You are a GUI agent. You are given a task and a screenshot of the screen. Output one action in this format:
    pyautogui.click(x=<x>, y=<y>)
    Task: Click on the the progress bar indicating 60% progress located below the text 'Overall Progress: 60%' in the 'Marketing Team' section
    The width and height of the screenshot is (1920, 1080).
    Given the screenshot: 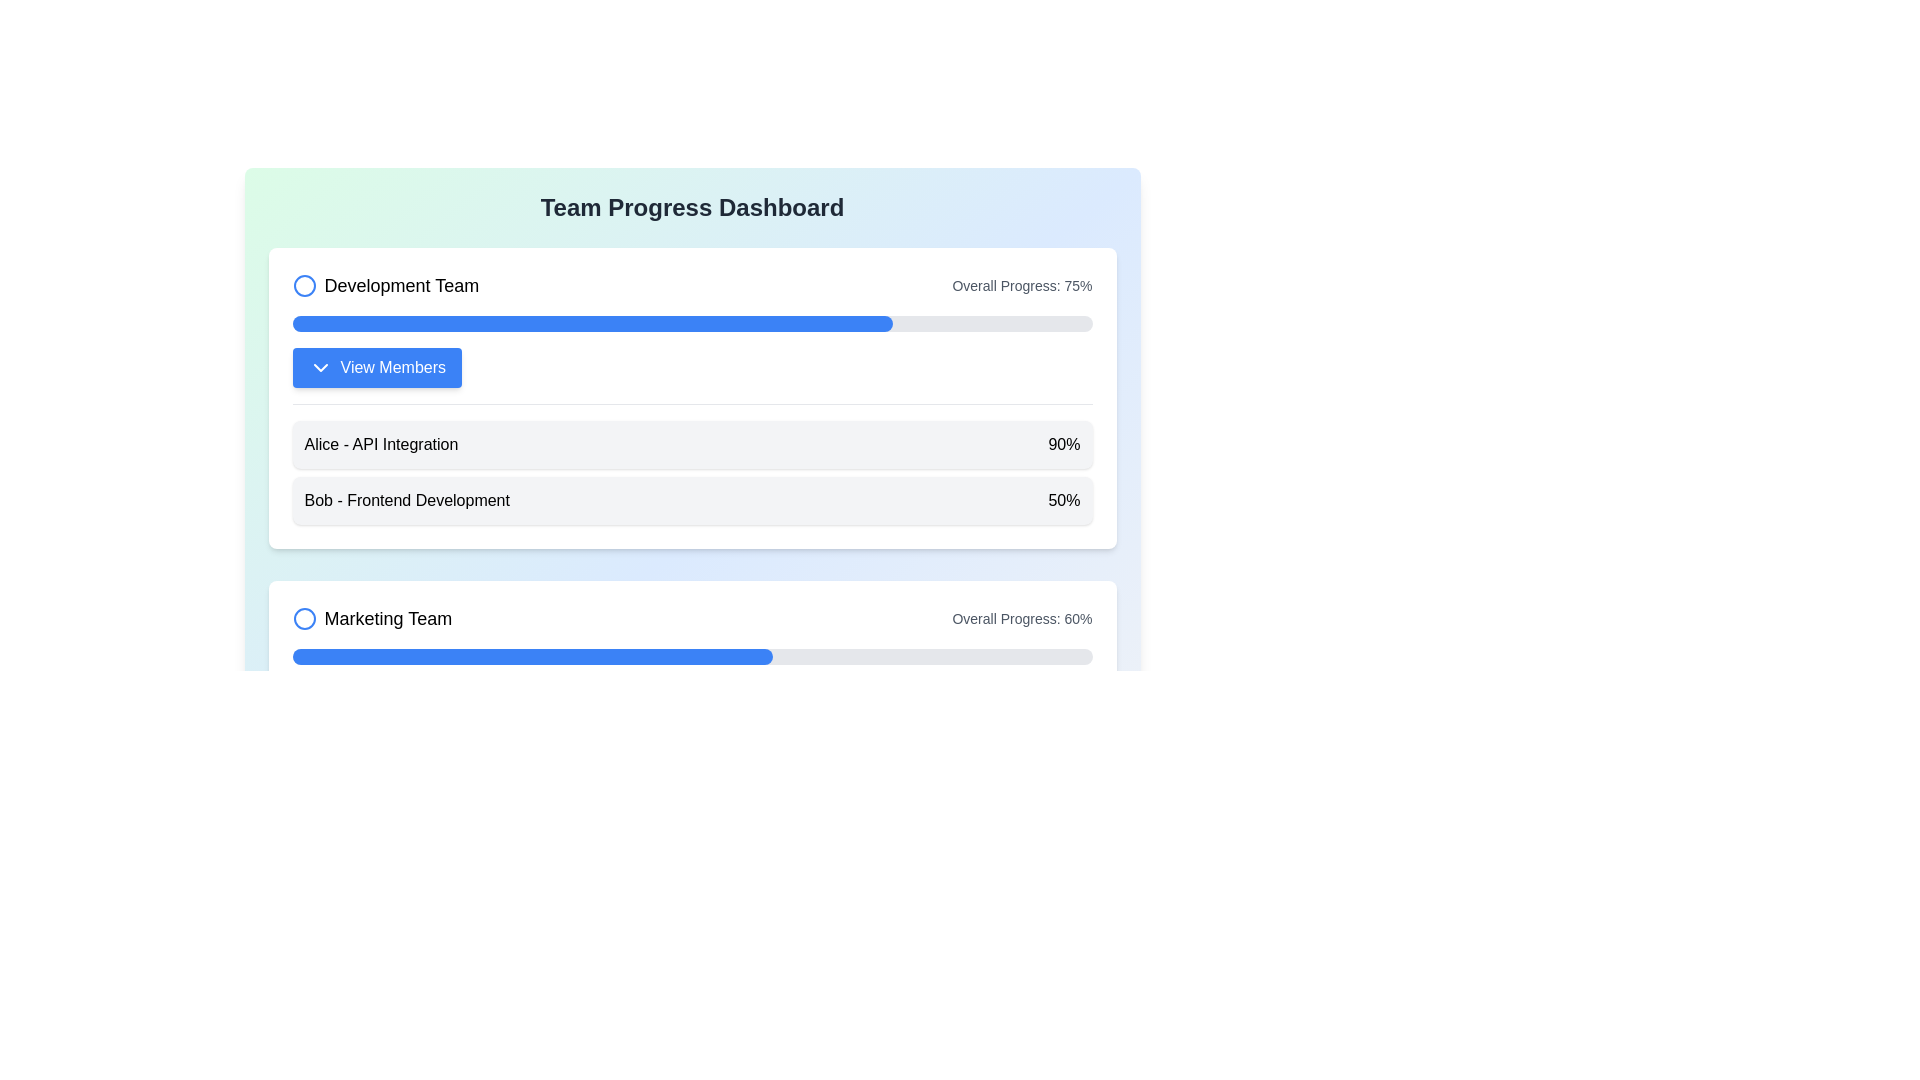 What is the action you would take?
    pyautogui.click(x=692, y=656)
    